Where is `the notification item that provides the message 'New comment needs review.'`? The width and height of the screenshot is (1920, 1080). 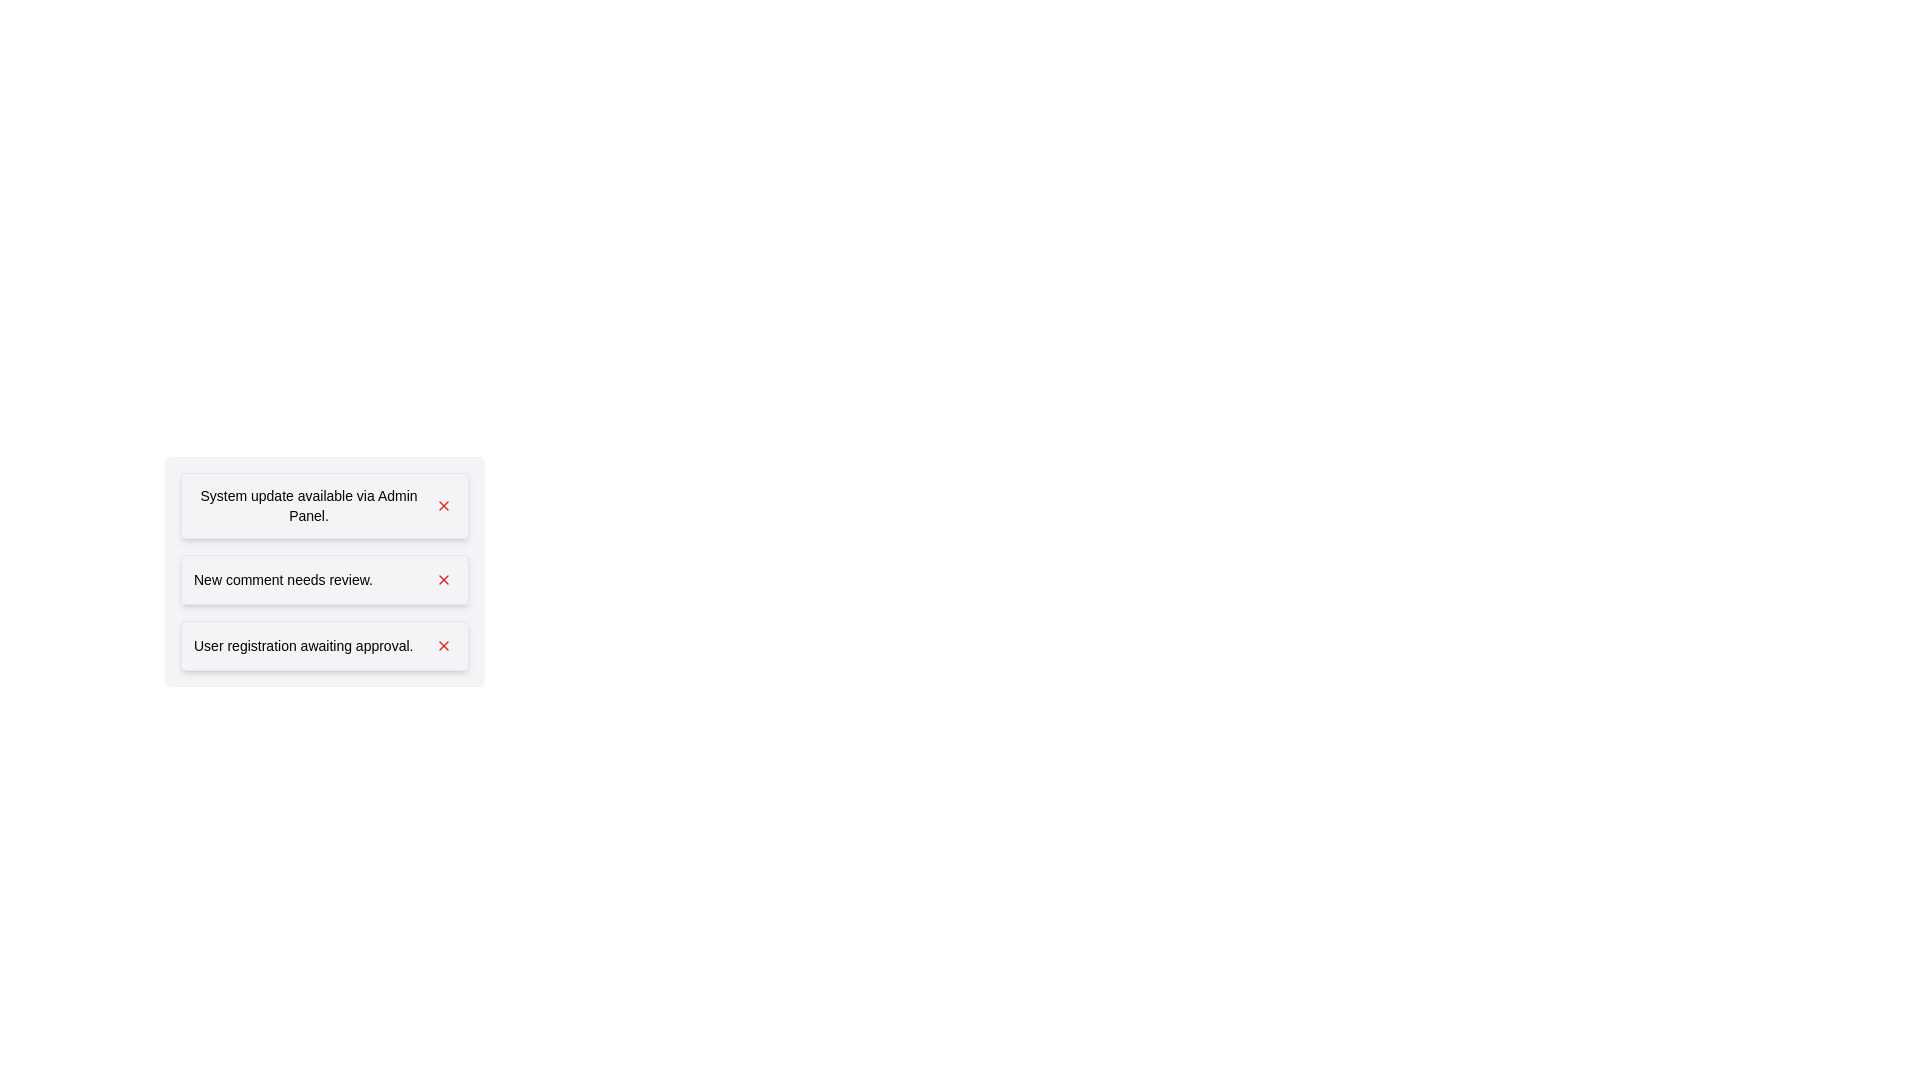 the notification item that provides the message 'New comment needs review.' is located at coordinates (325, 571).